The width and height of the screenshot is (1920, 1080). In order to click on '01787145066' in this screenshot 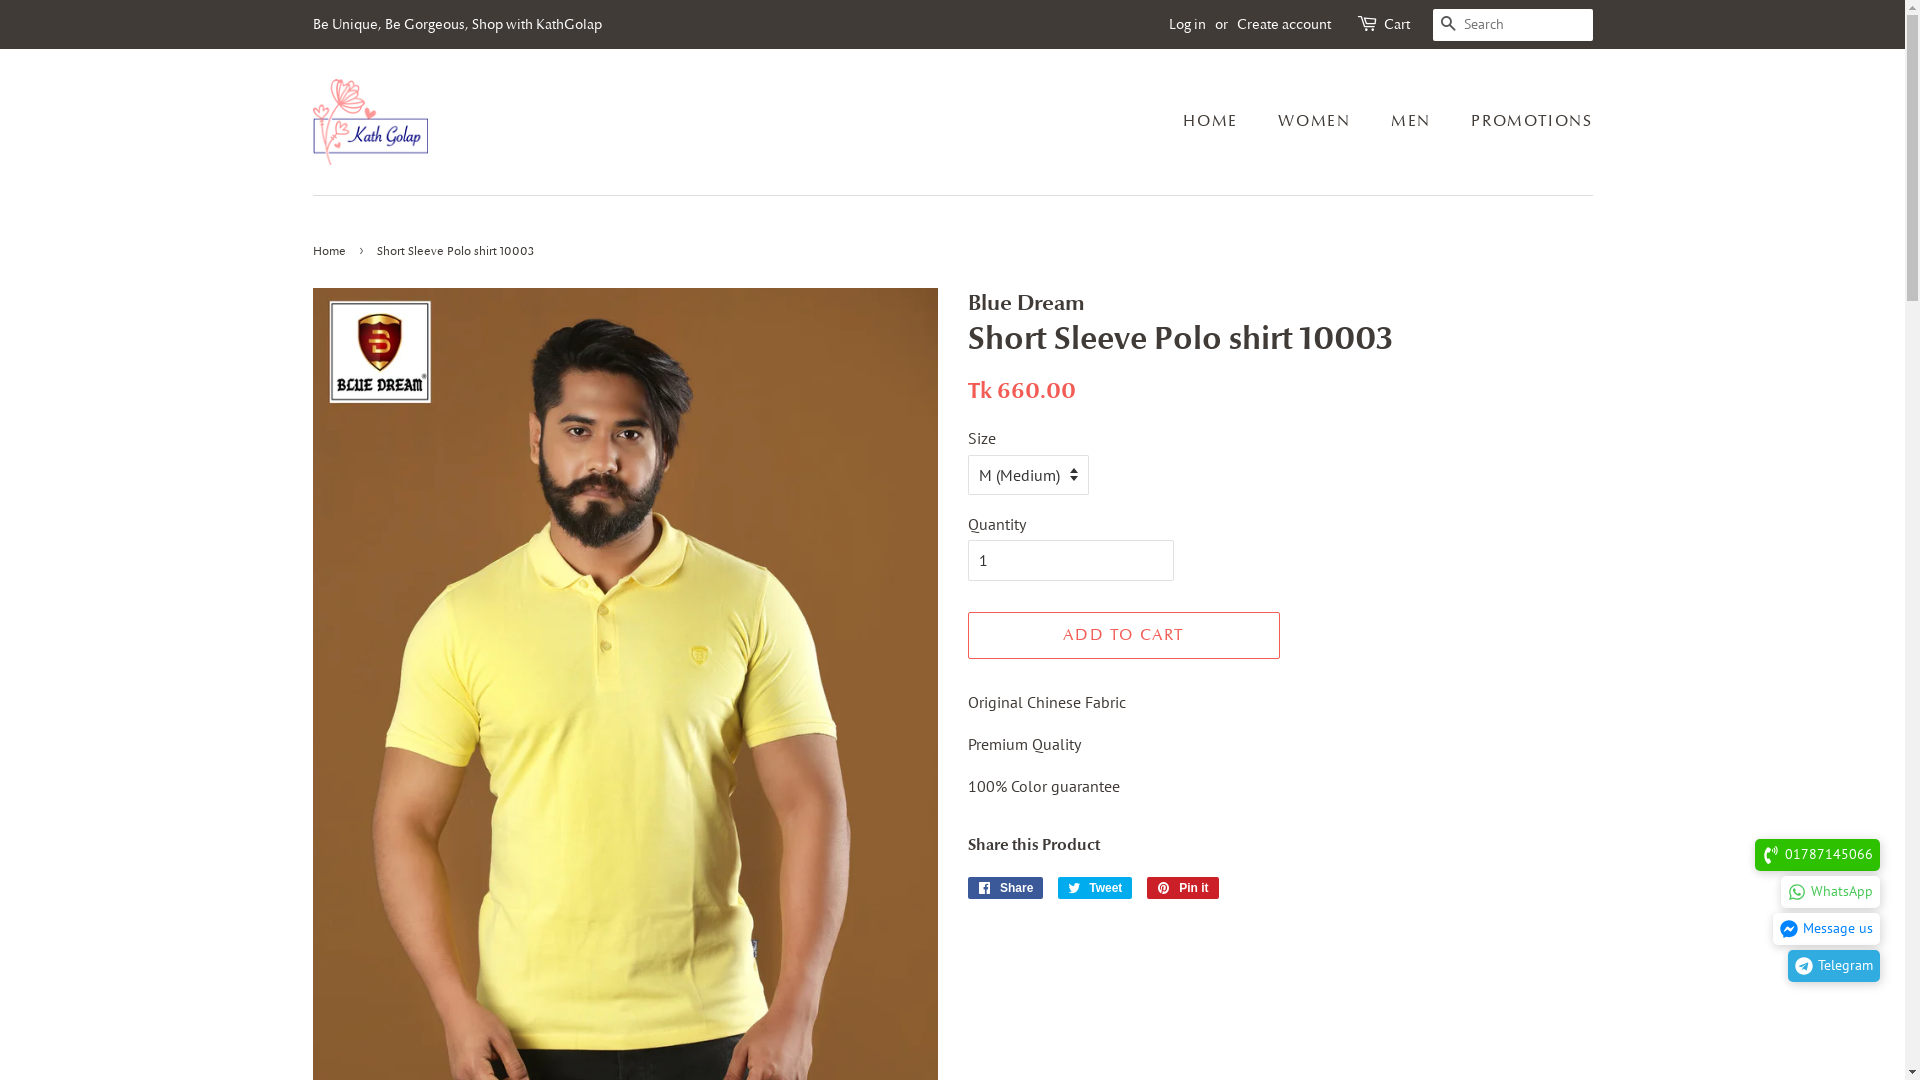, I will do `click(1817, 855)`.